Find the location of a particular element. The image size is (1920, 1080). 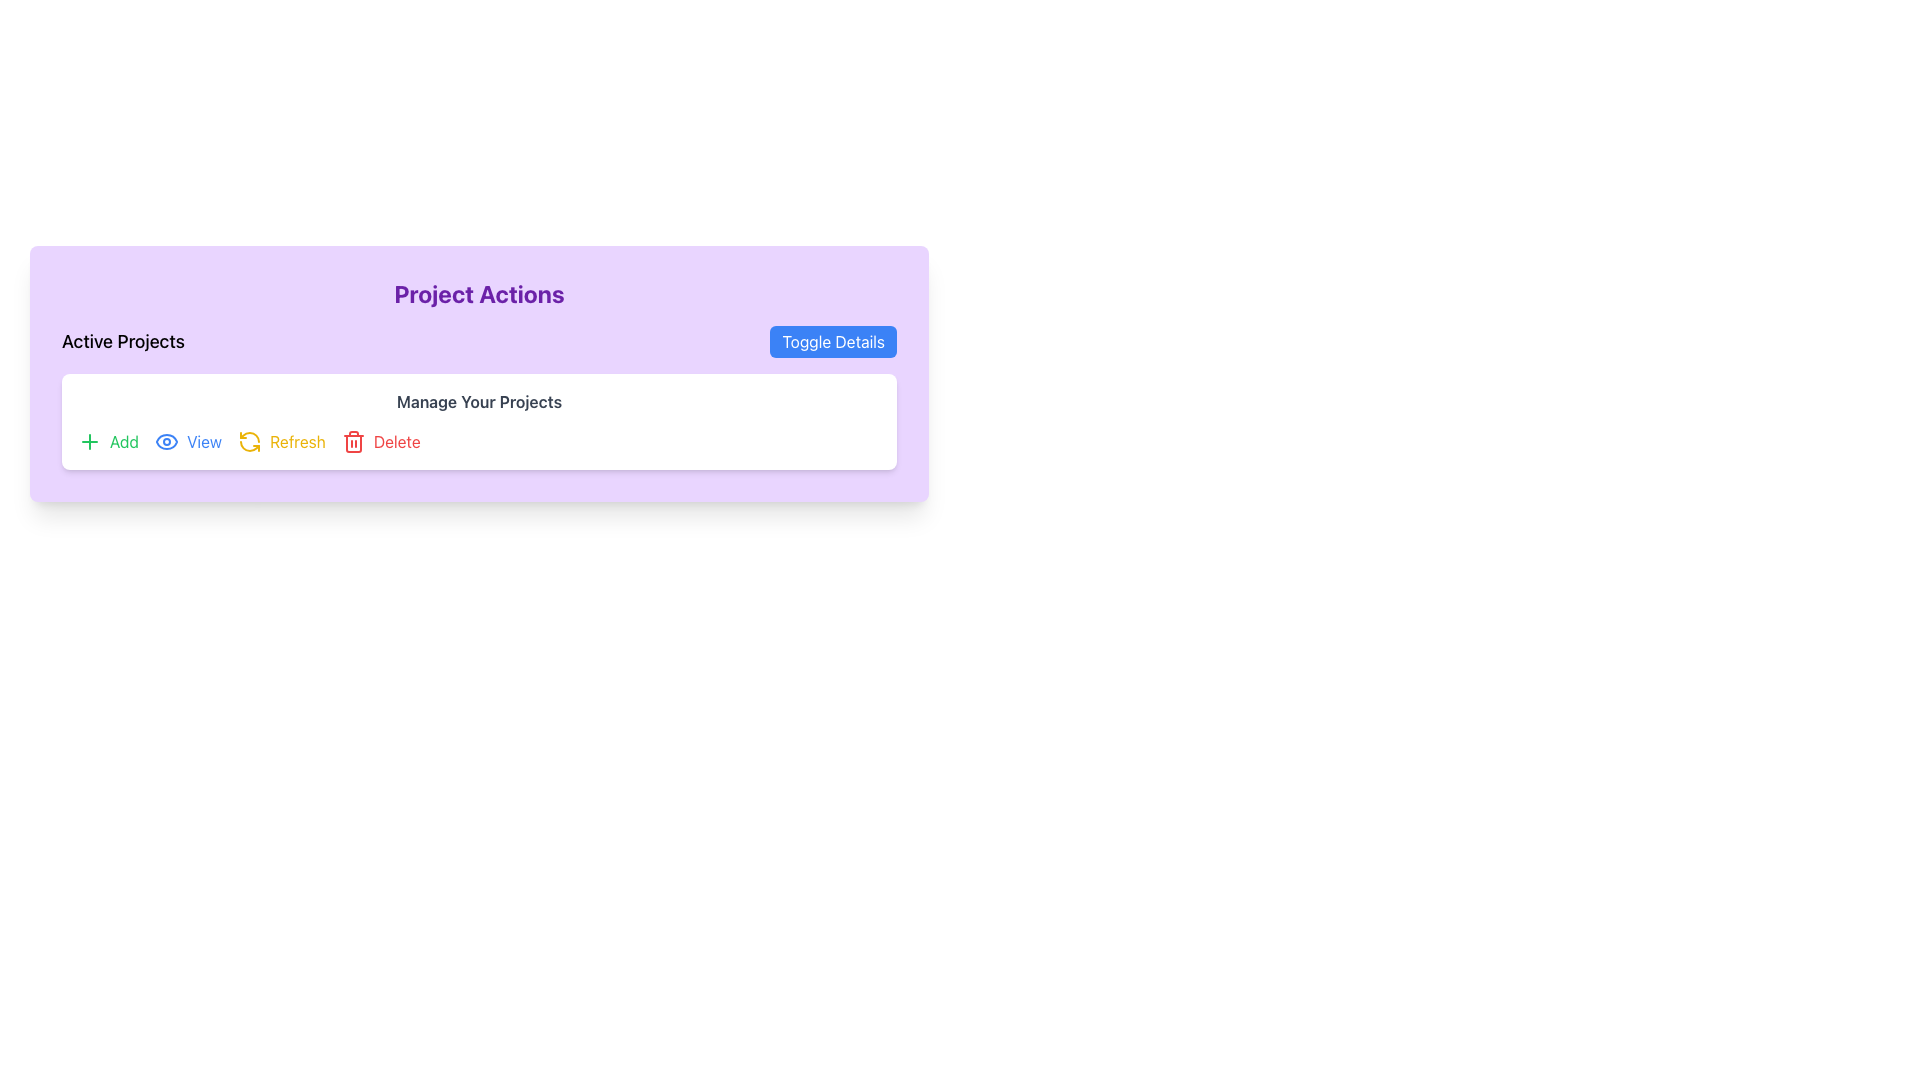

the button located on the far right side of the header section labeled 'Active Projects' is located at coordinates (833, 341).